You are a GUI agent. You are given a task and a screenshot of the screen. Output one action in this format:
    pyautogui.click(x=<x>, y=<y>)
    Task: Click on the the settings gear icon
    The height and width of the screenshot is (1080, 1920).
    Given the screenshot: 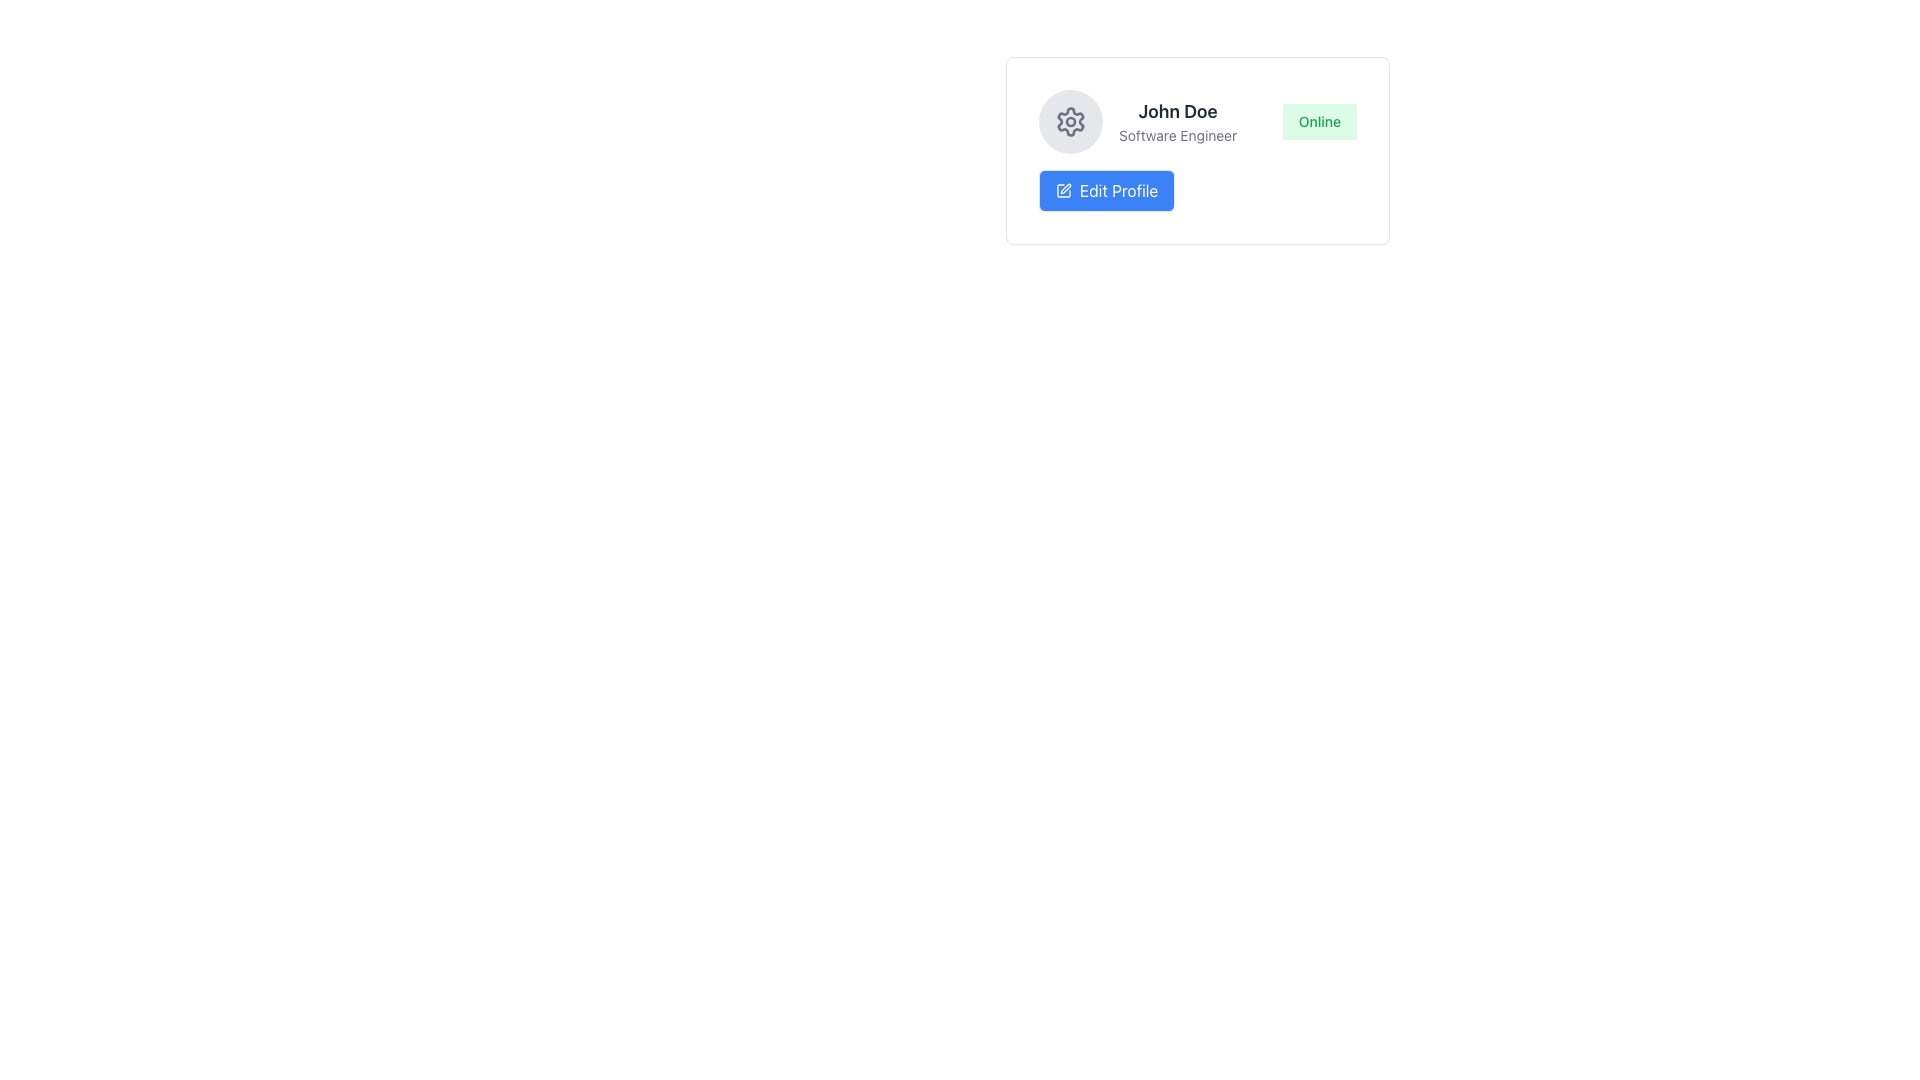 What is the action you would take?
    pyautogui.click(x=1069, y=120)
    